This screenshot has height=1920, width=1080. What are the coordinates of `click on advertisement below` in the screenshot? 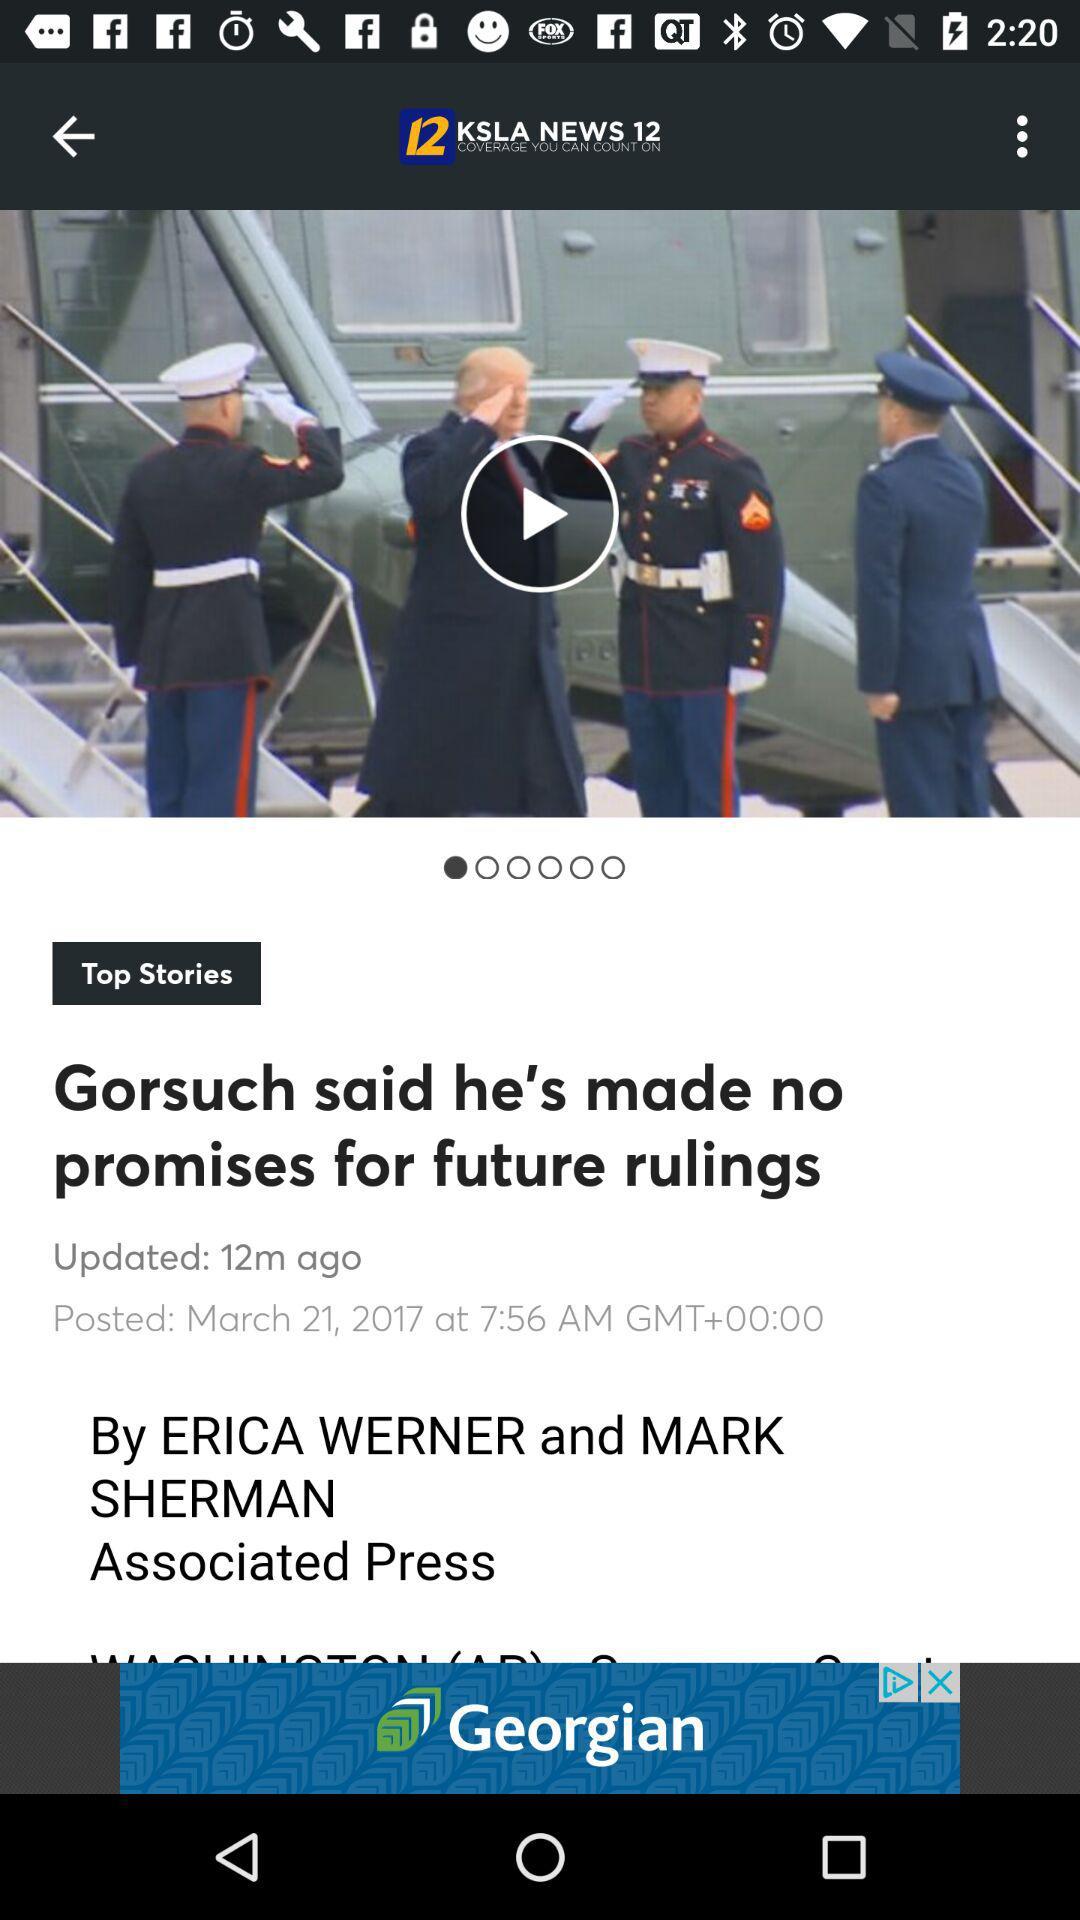 It's located at (540, 1727).